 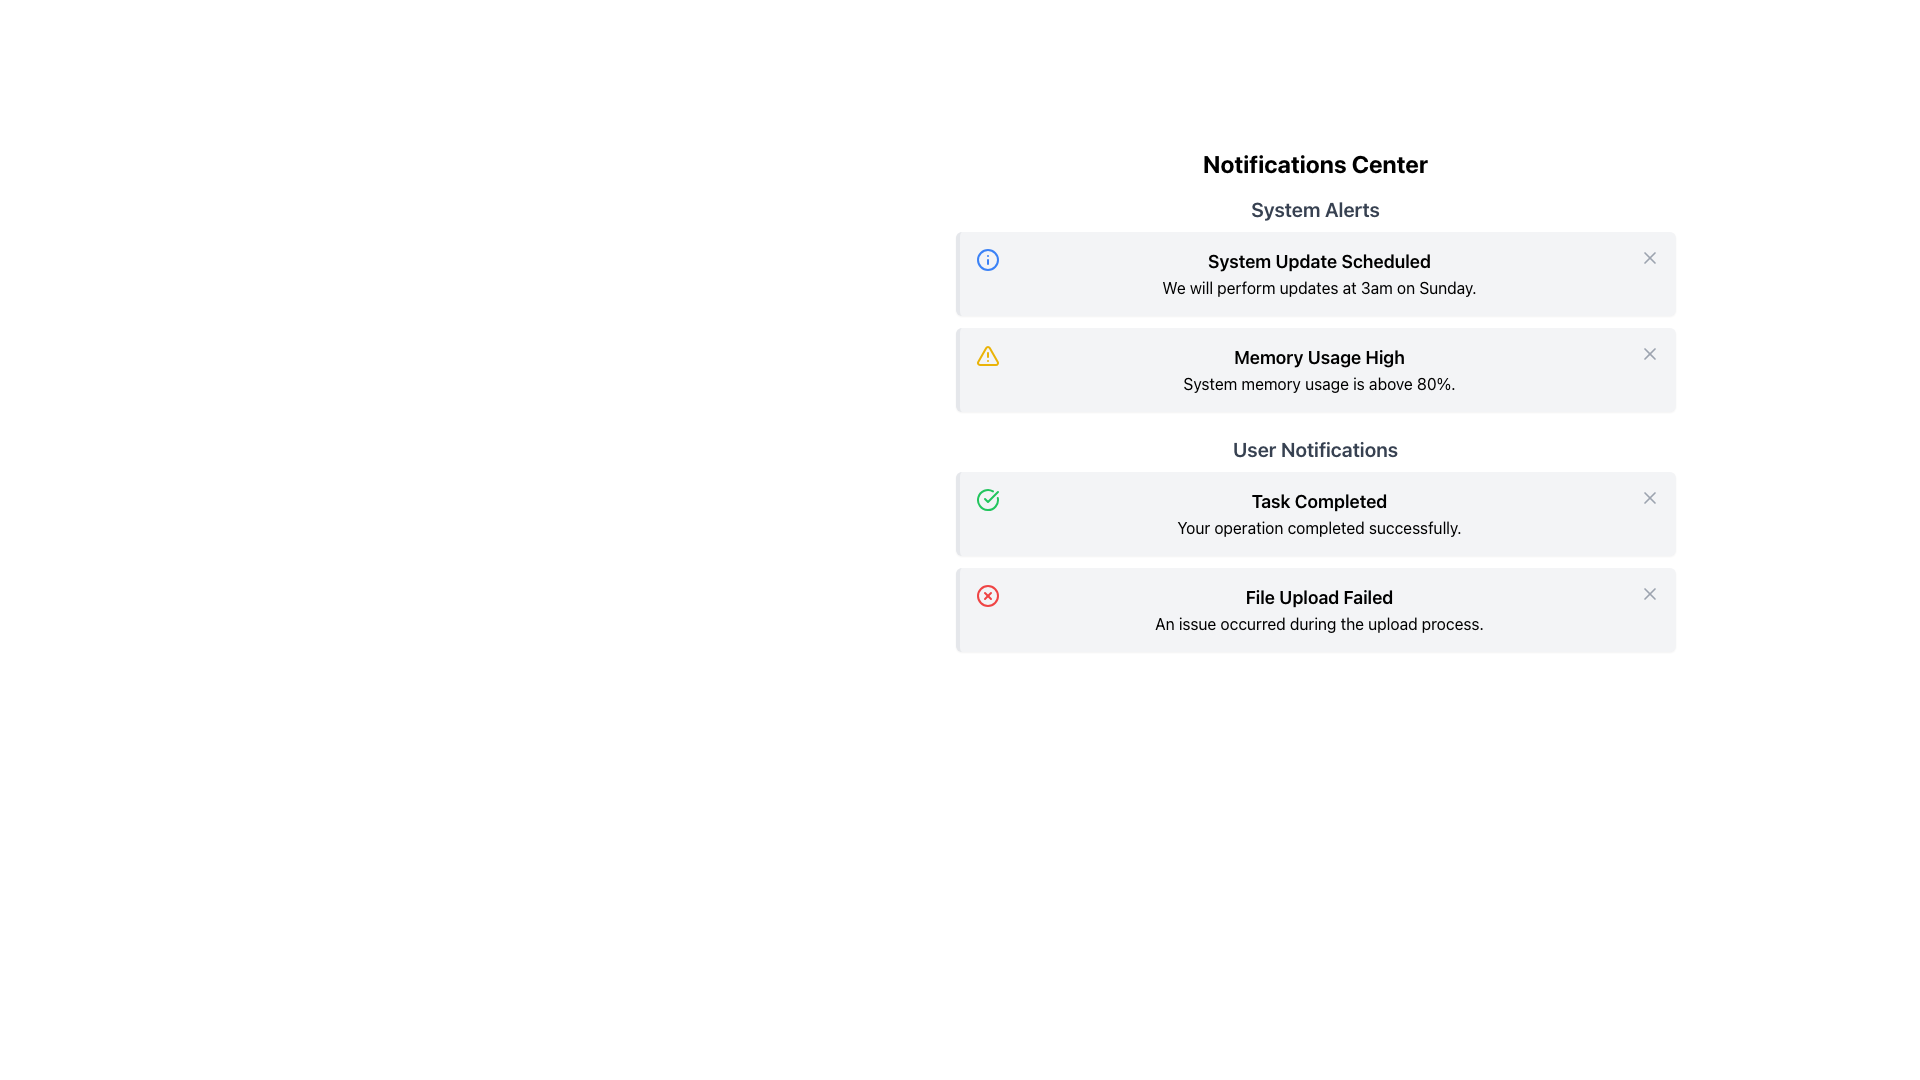 I want to click on the informational update icon located on the left side of the notification block titled 'System Update Scheduled' in the 'Notifications Center', so click(x=987, y=258).